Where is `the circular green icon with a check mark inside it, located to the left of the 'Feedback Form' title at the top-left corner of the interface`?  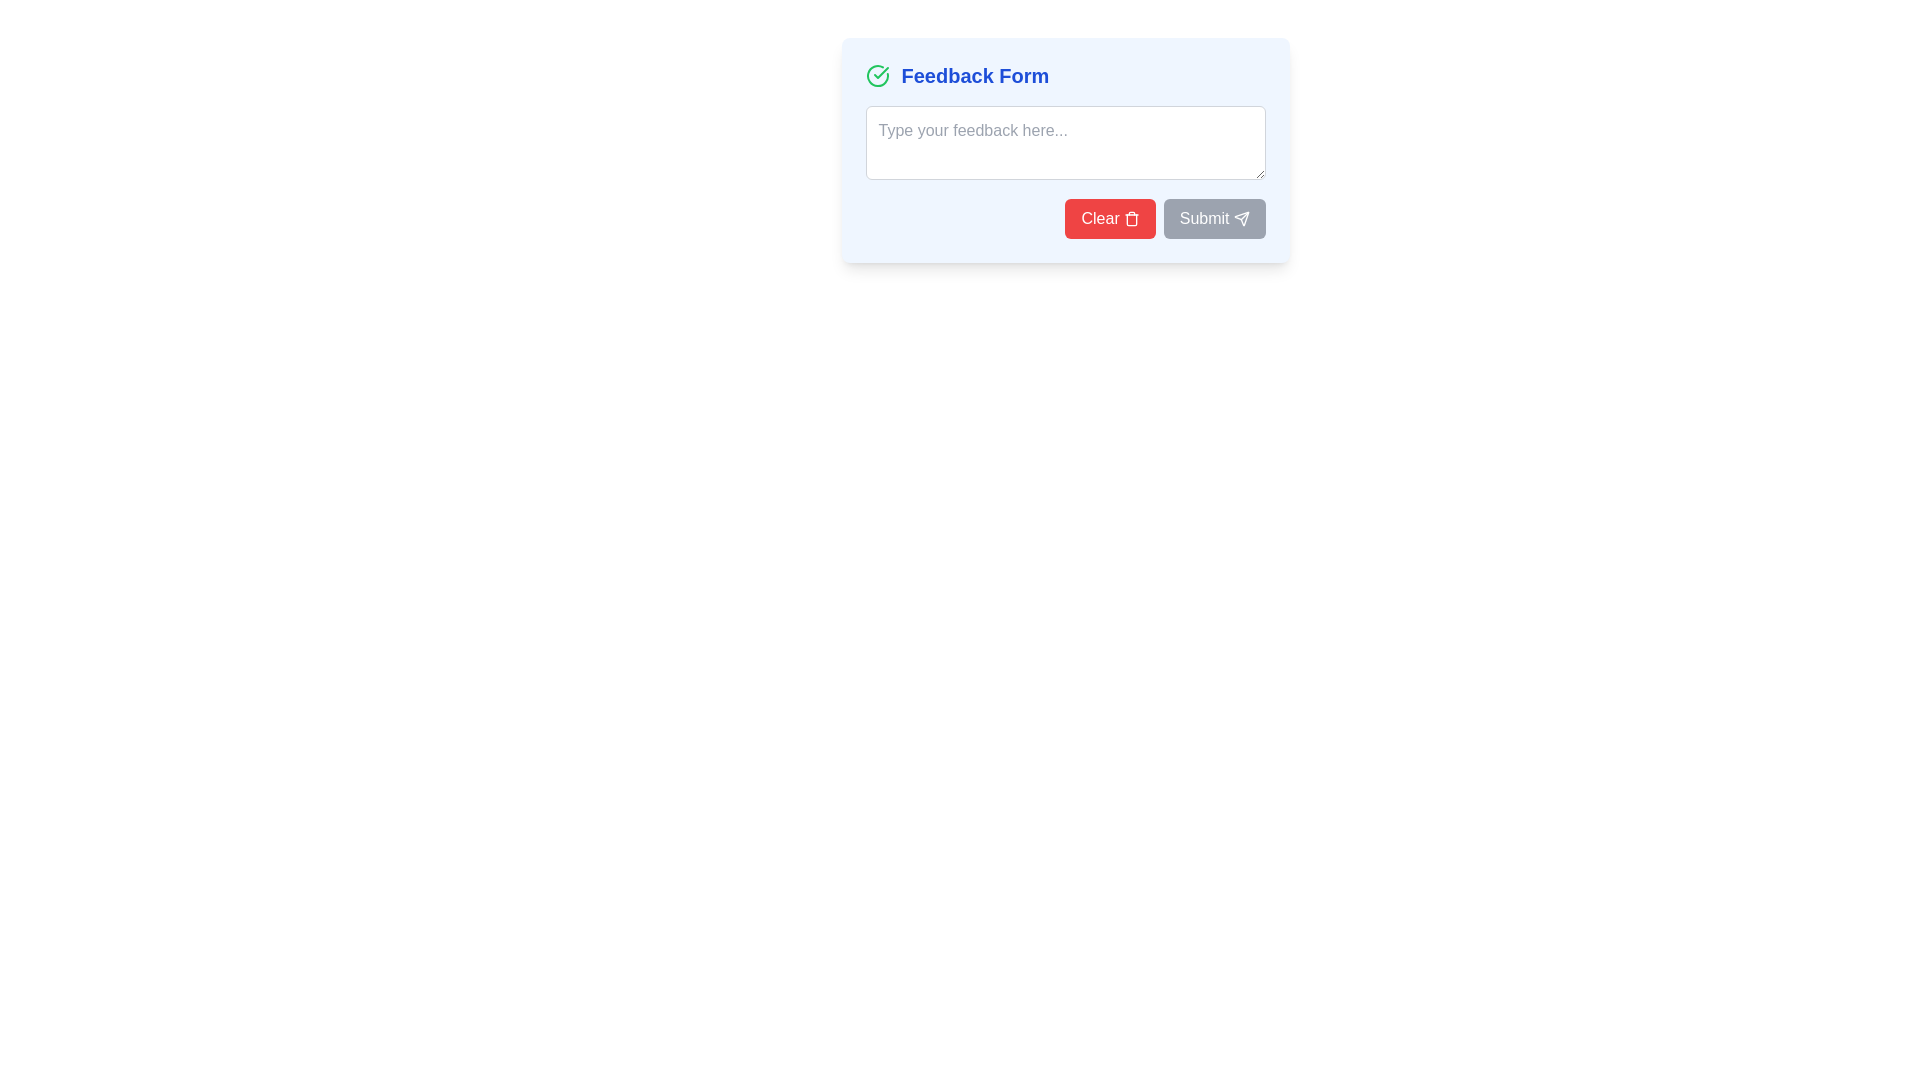
the circular green icon with a check mark inside it, located to the left of the 'Feedback Form' title at the top-left corner of the interface is located at coordinates (877, 75).